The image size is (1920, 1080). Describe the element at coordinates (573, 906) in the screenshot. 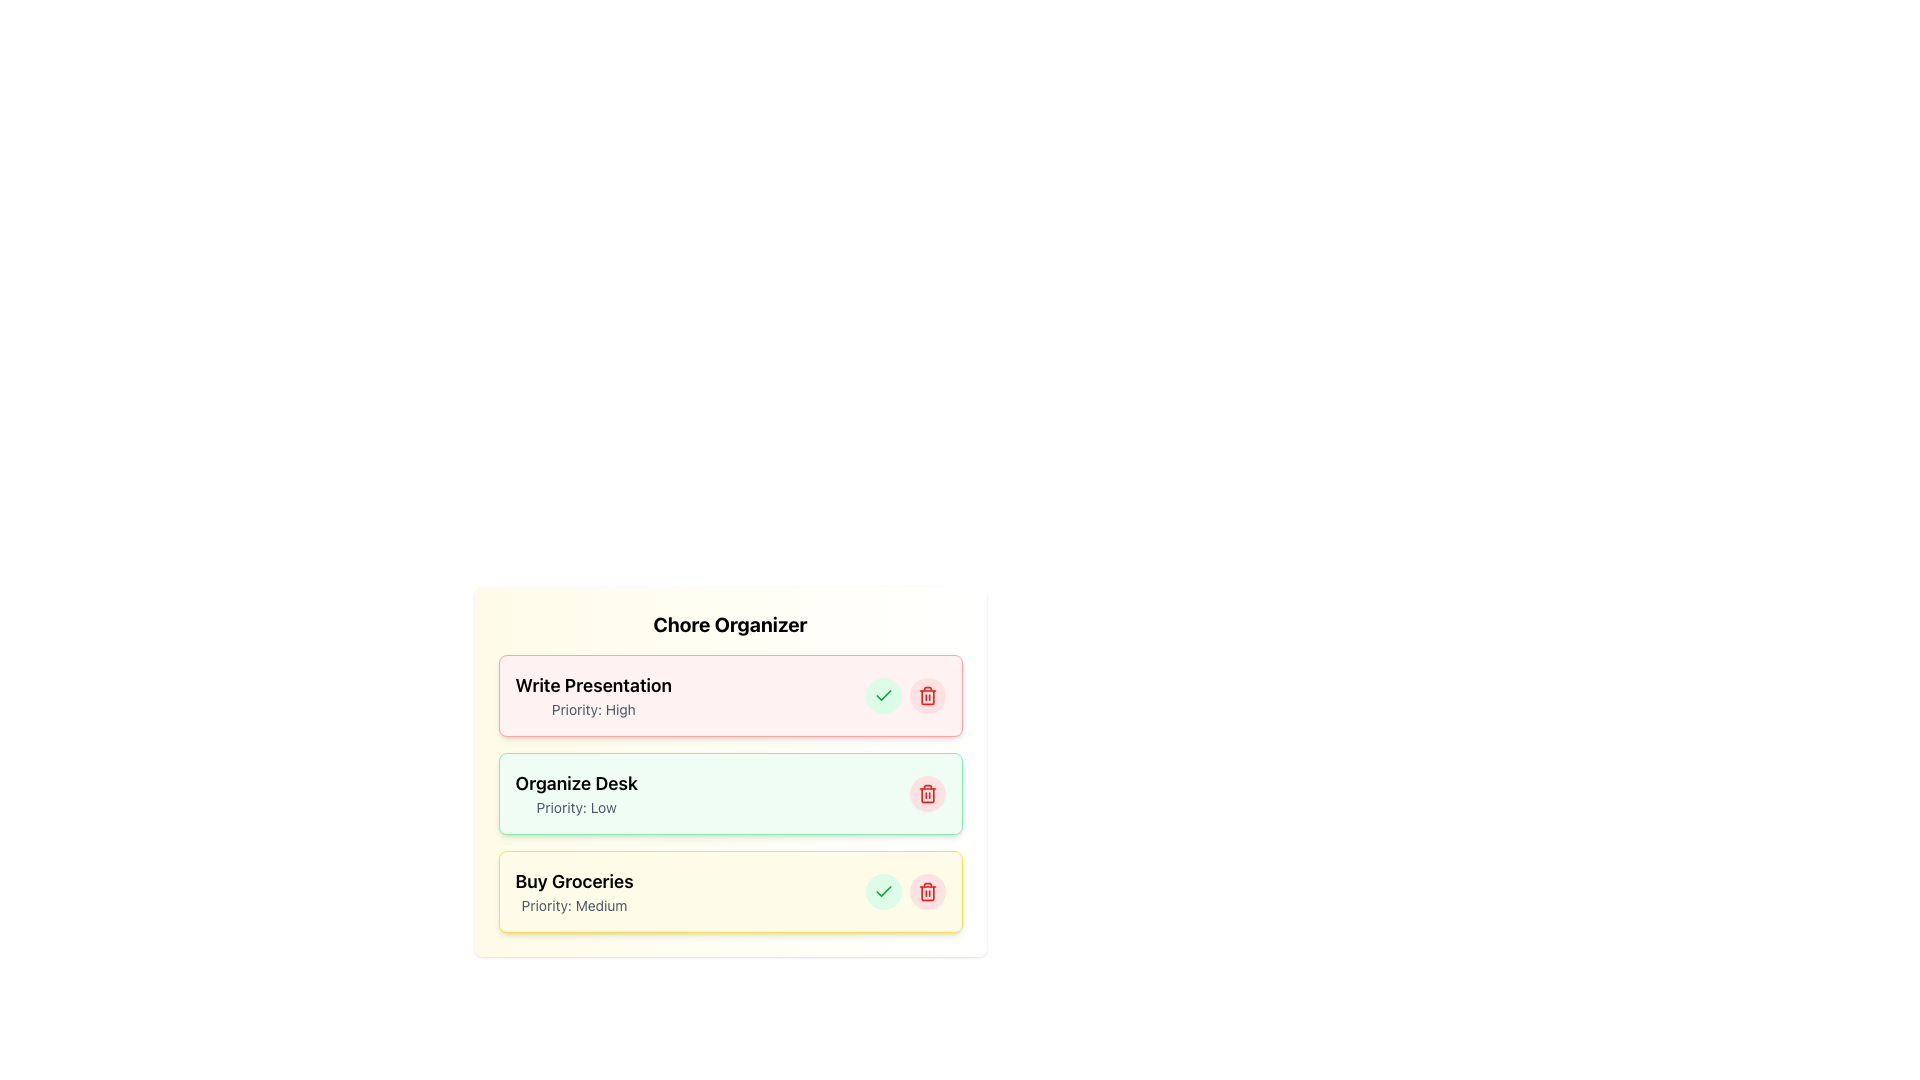

I see `the 'Priority: Medium' text label element located under the 'Buy Groceries' label in the 'Chore Organizer' interface` at that location.